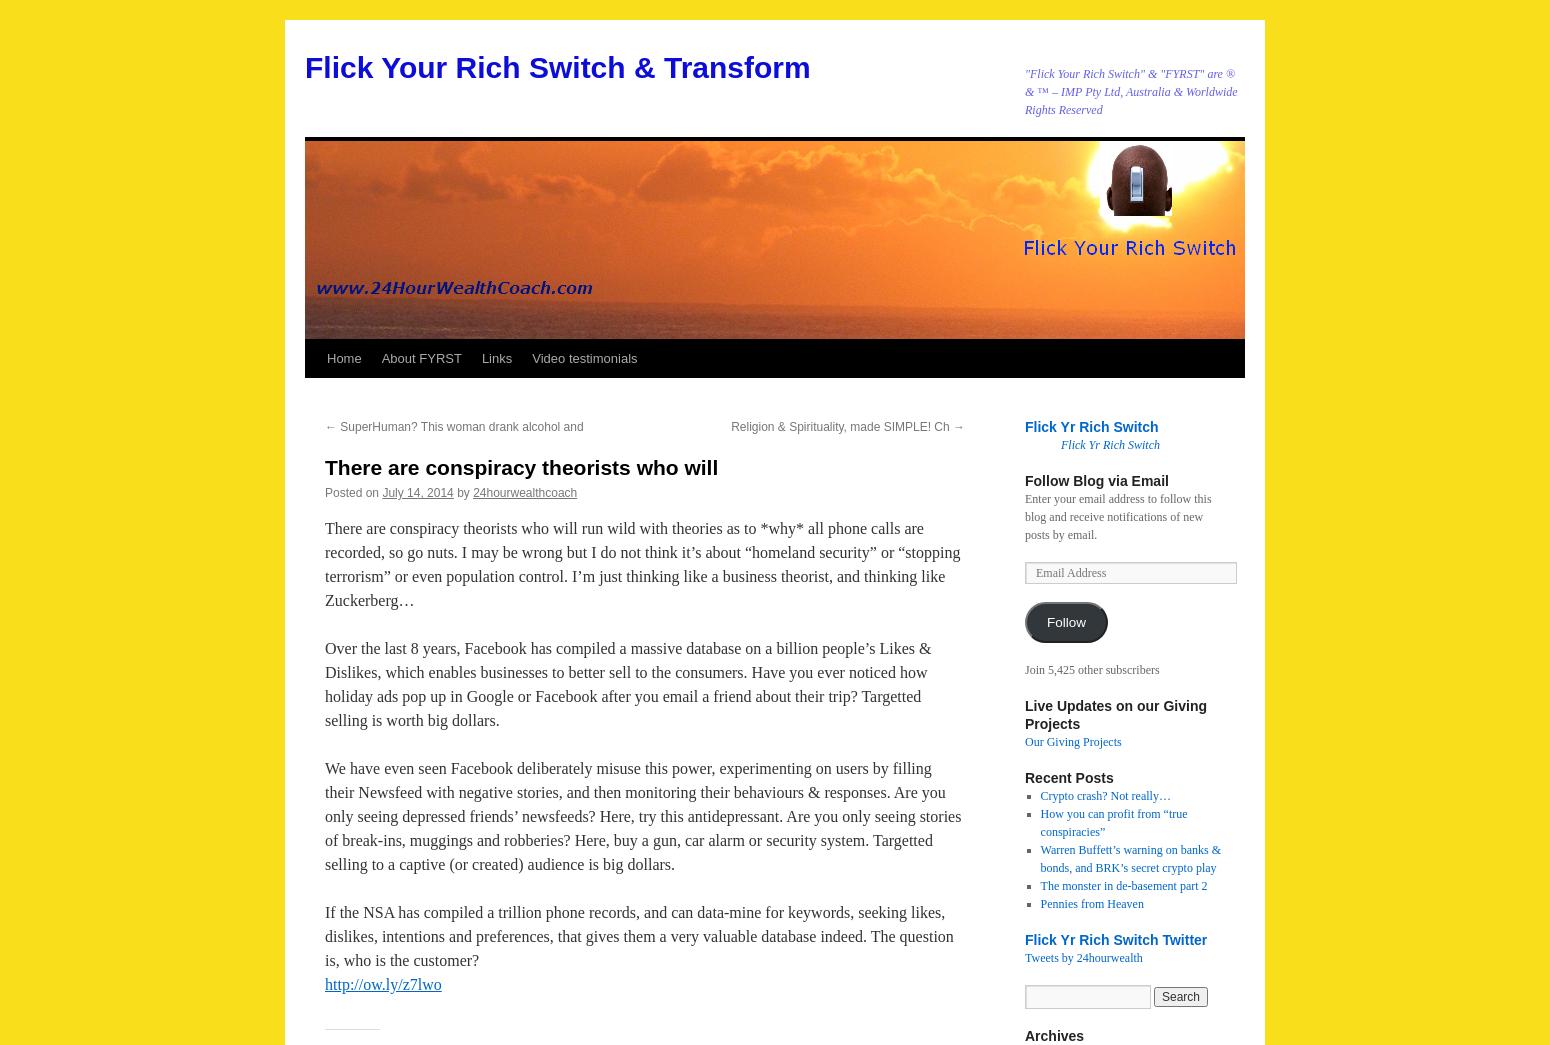 This screenshot has height=1045, width=1550. I want to click on 'Over the last 8 years, Facebook has compiled a massive database on a billion people’s Likes & Dislikes, which enables businesses to better sell to the consumers. Have you ever noticed how holiday ads pop up in Google or Facebook after you email a friend about their trip? Targetted selling is worth big dollars.', so click(627, 684).